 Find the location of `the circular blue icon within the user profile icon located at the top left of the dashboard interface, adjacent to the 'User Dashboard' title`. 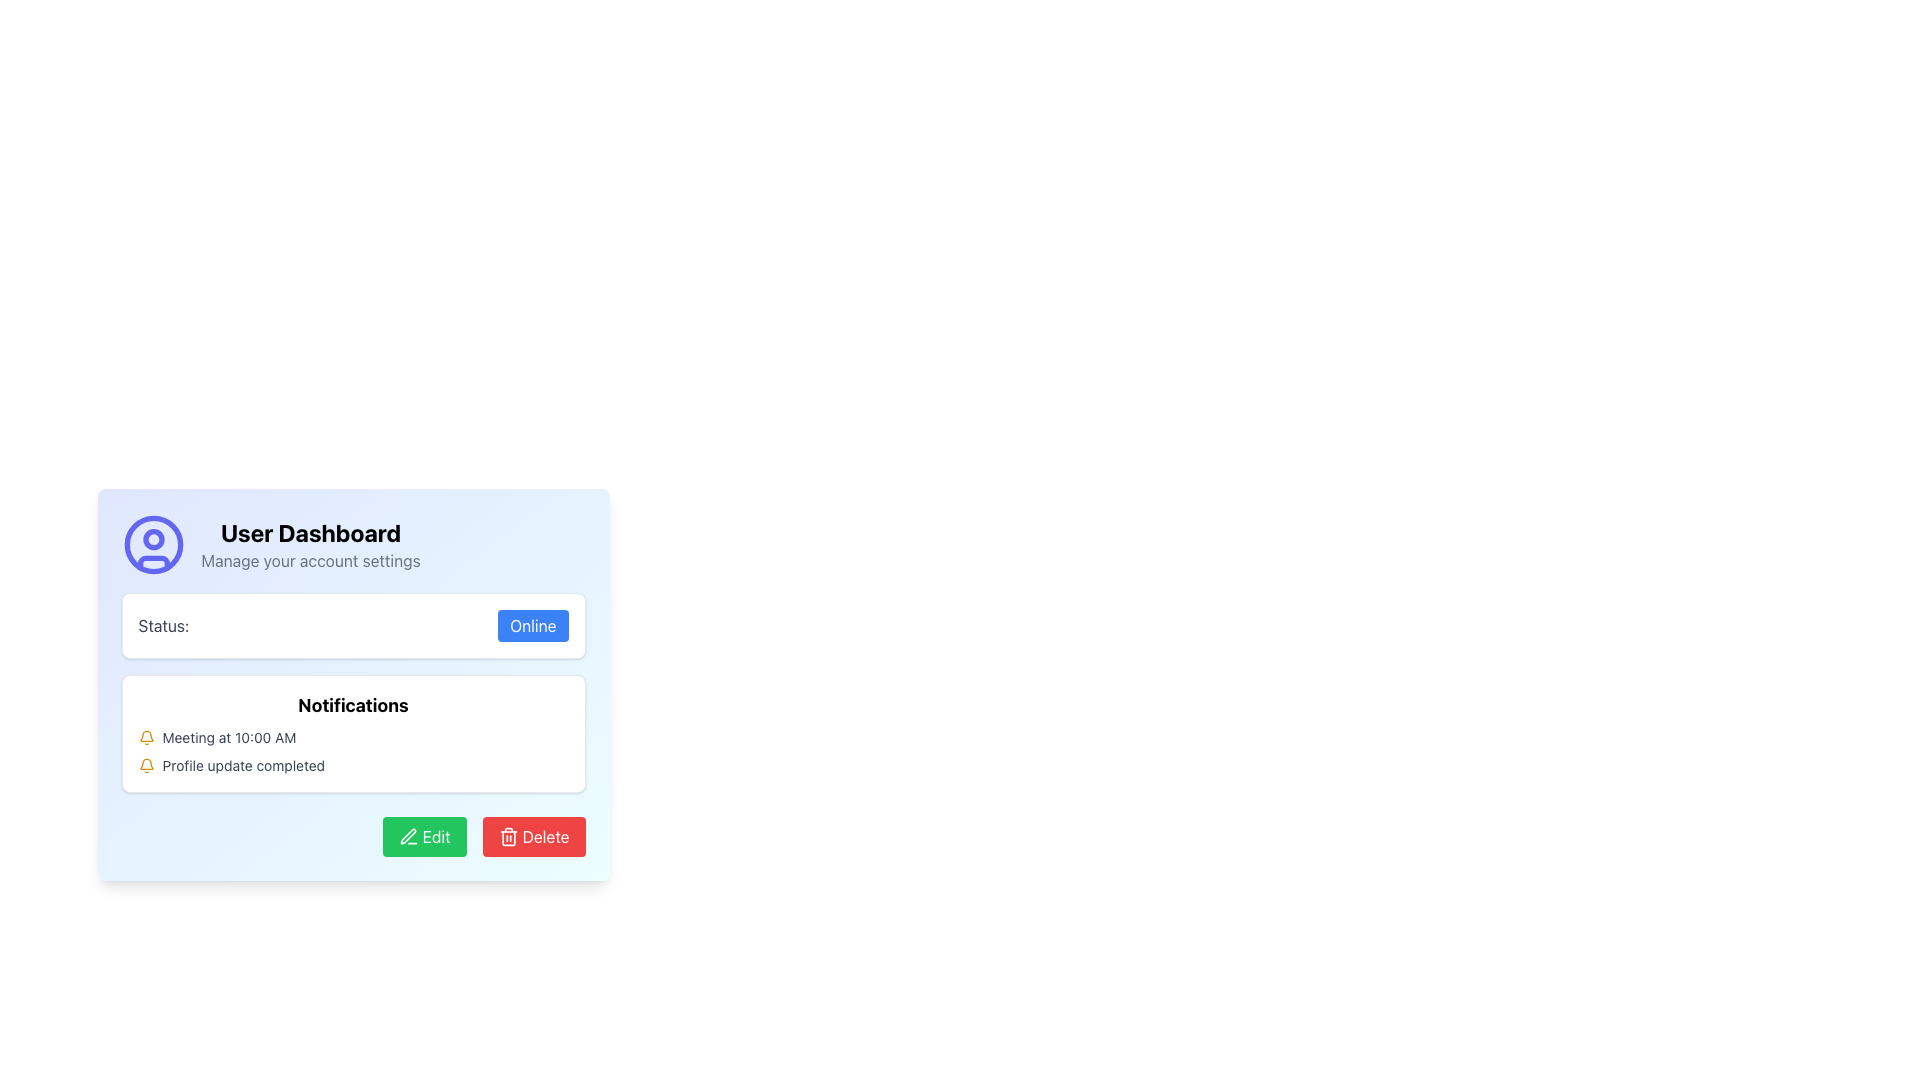

the circular blue icon within the user profile icon located at the top left of the dashboard interface, adjacent to the 'User Dashboard' title is located at coordinates (152, 544).